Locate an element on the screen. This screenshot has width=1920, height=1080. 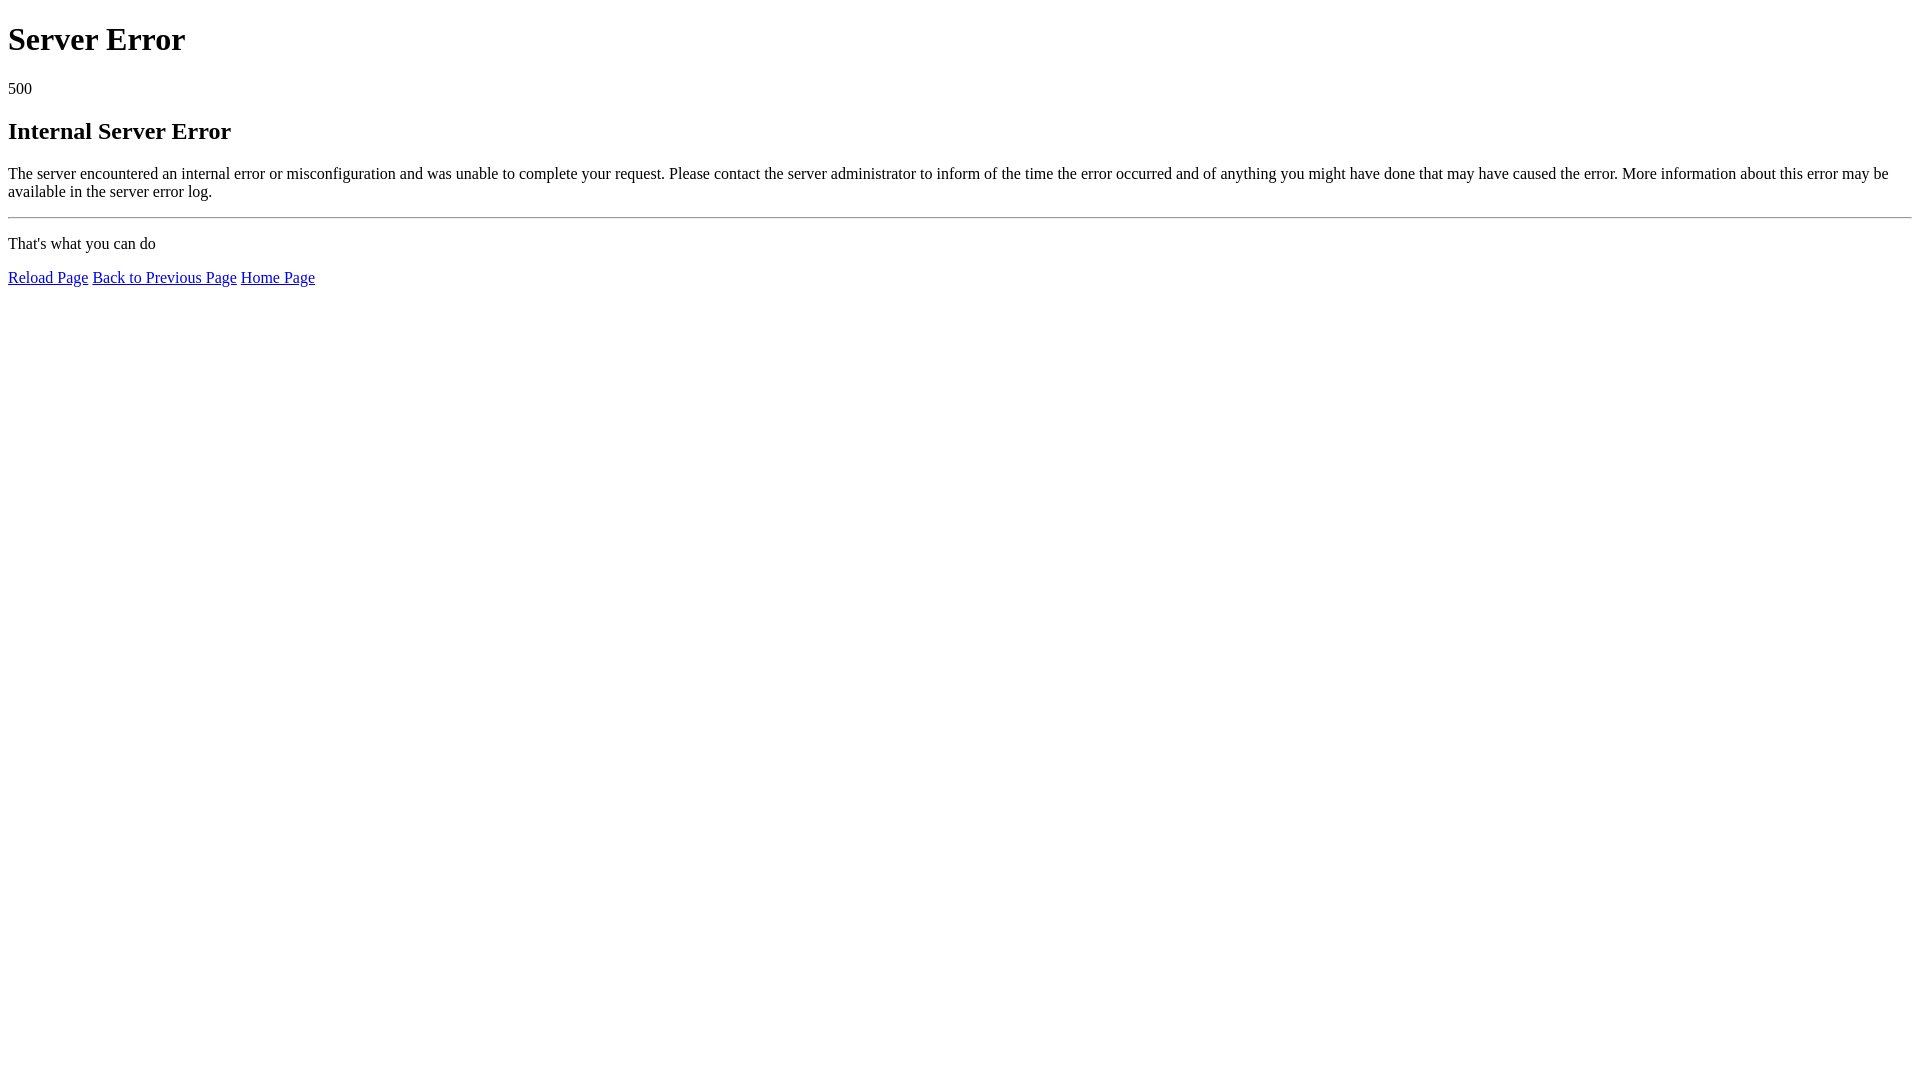
'Reload Page' is located at coordinates (48, 277).